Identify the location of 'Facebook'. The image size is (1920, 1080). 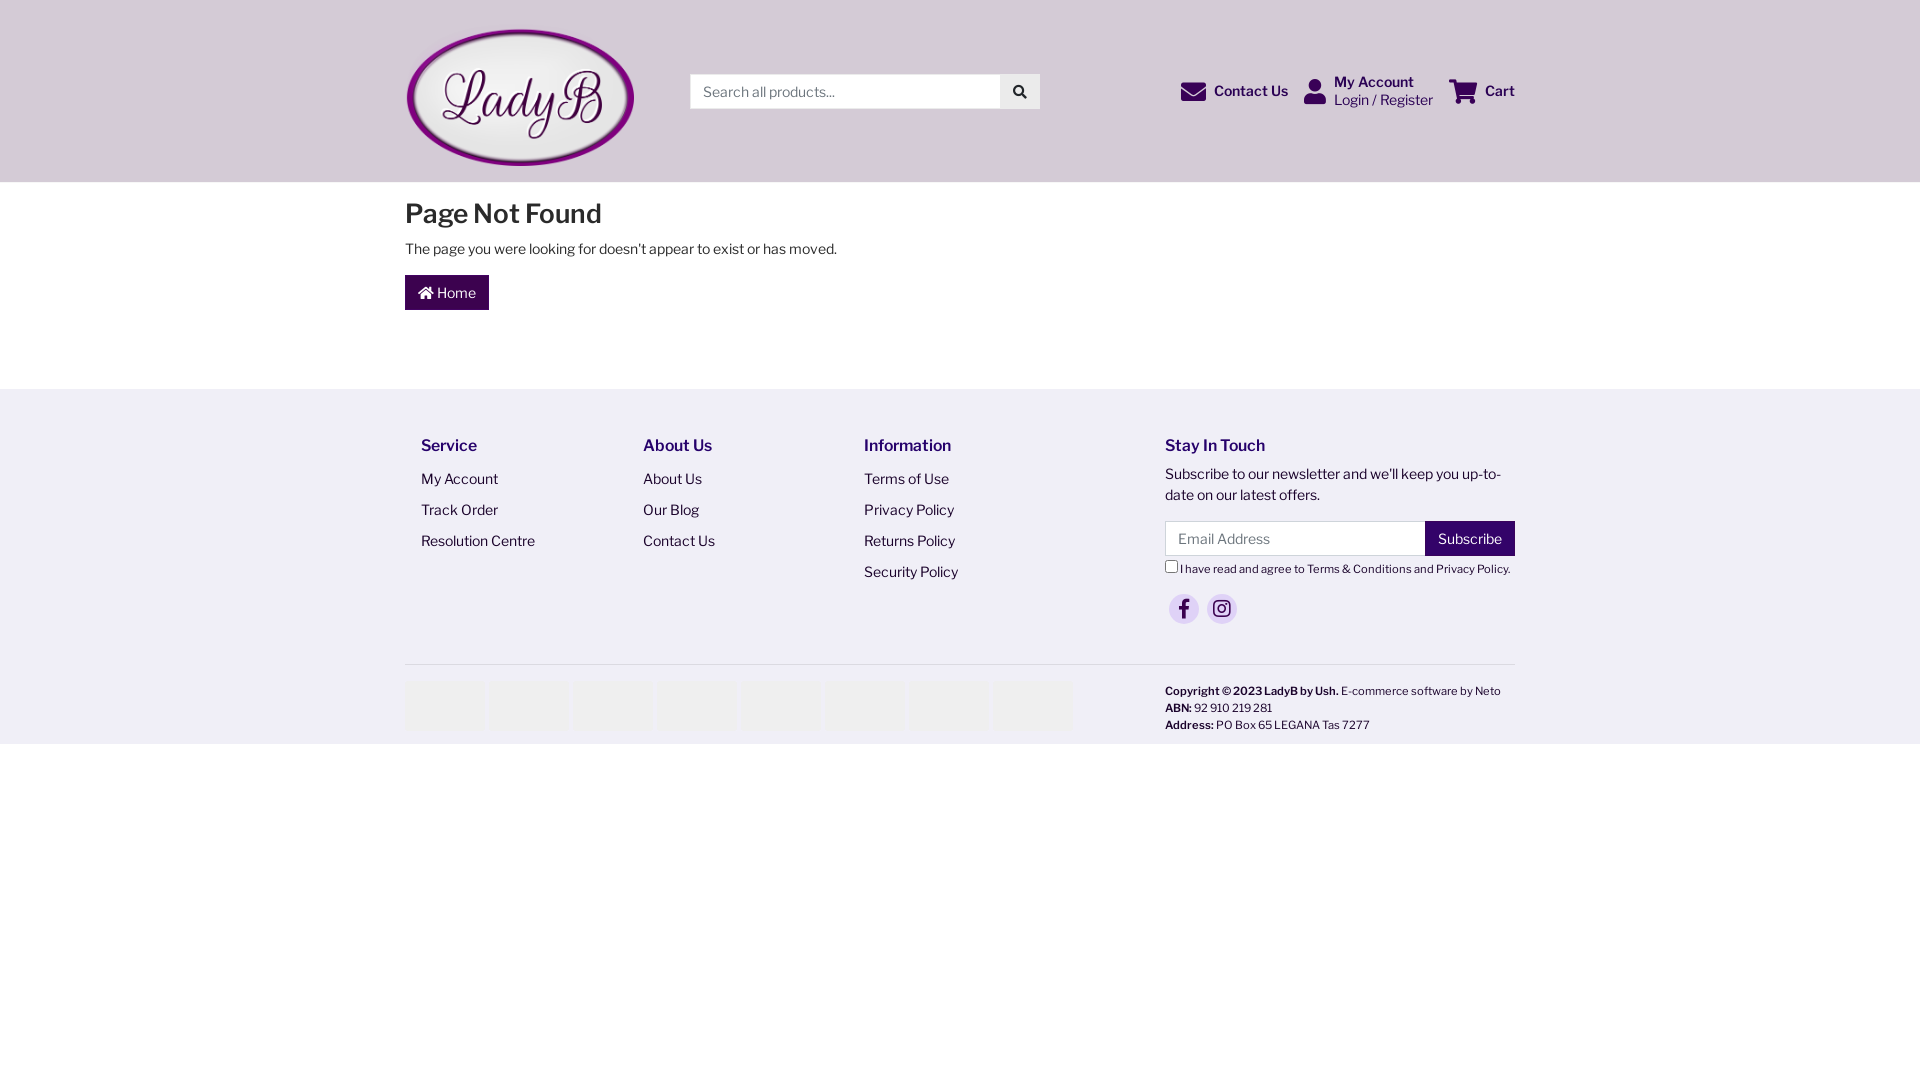
(1184, 608).